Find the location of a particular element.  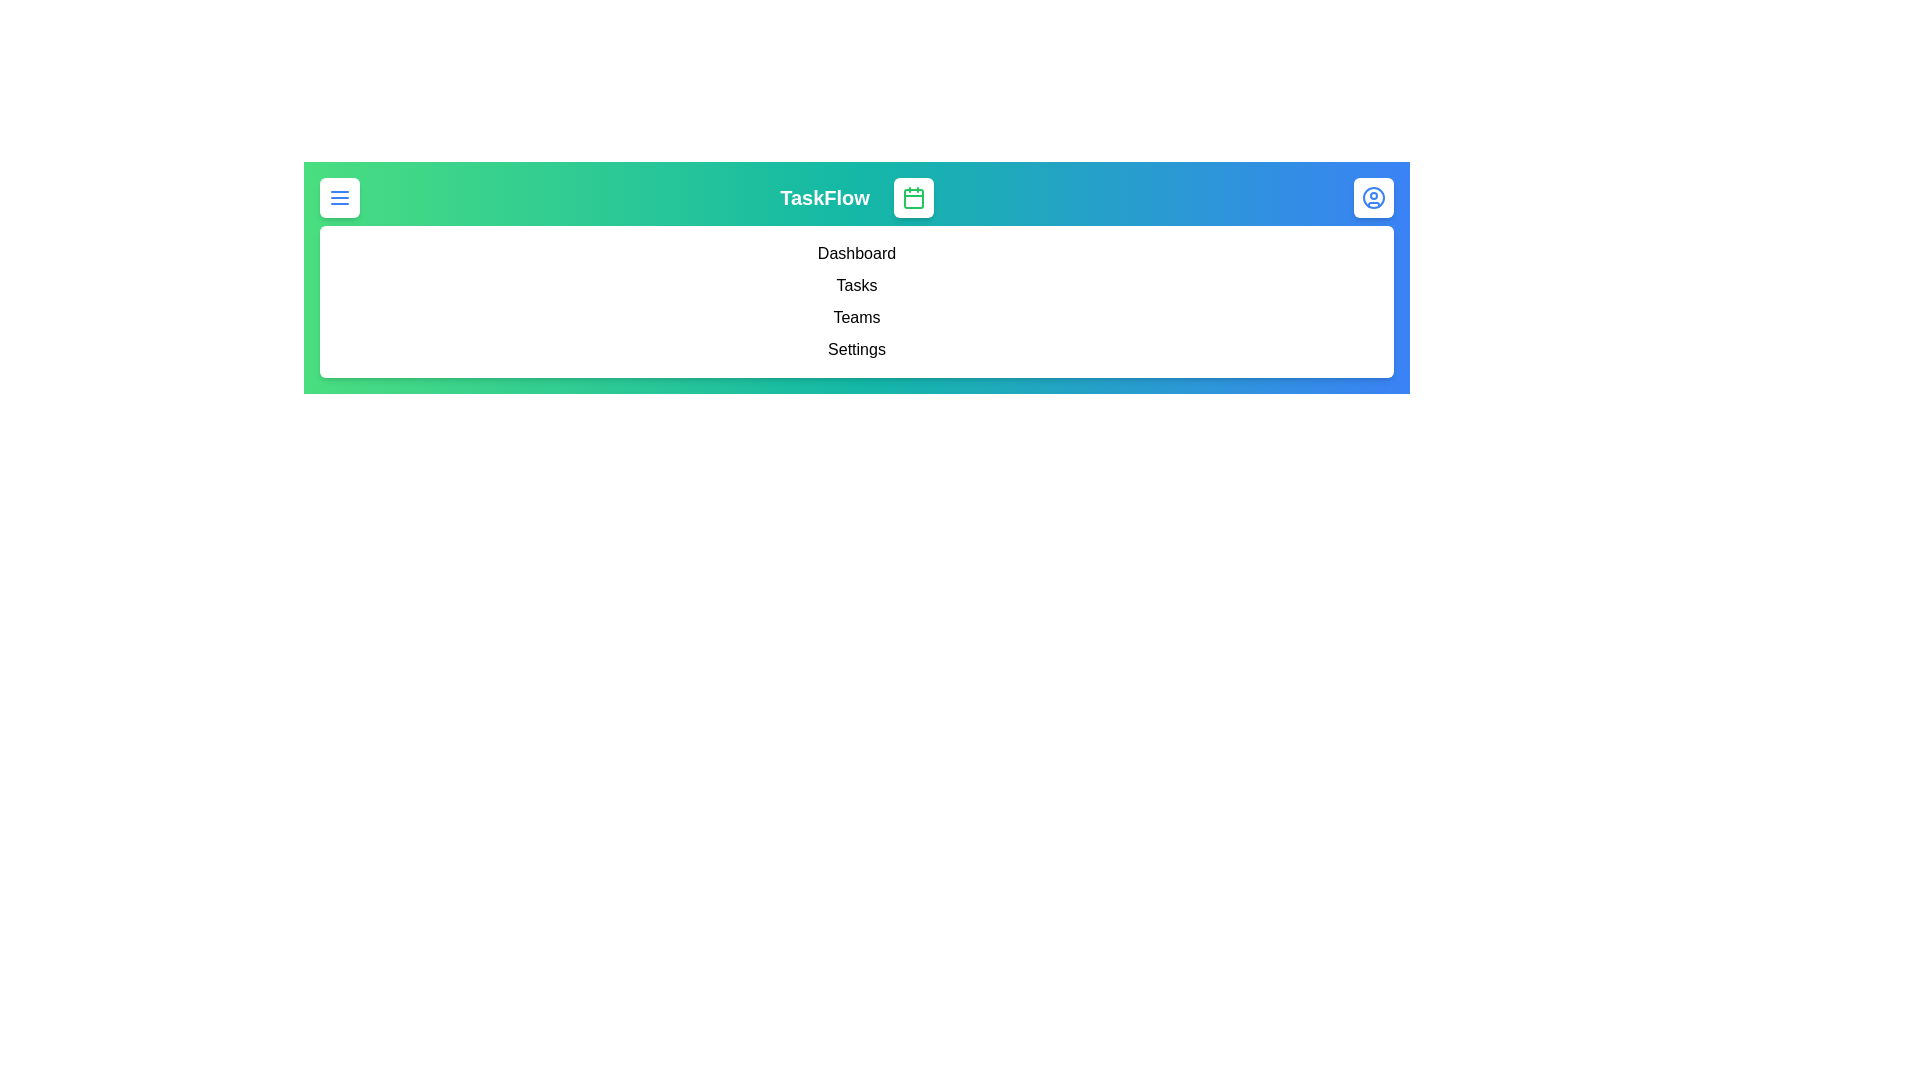

the menu item Teams to navigate to the respective section is located at coordinates (857, 316).